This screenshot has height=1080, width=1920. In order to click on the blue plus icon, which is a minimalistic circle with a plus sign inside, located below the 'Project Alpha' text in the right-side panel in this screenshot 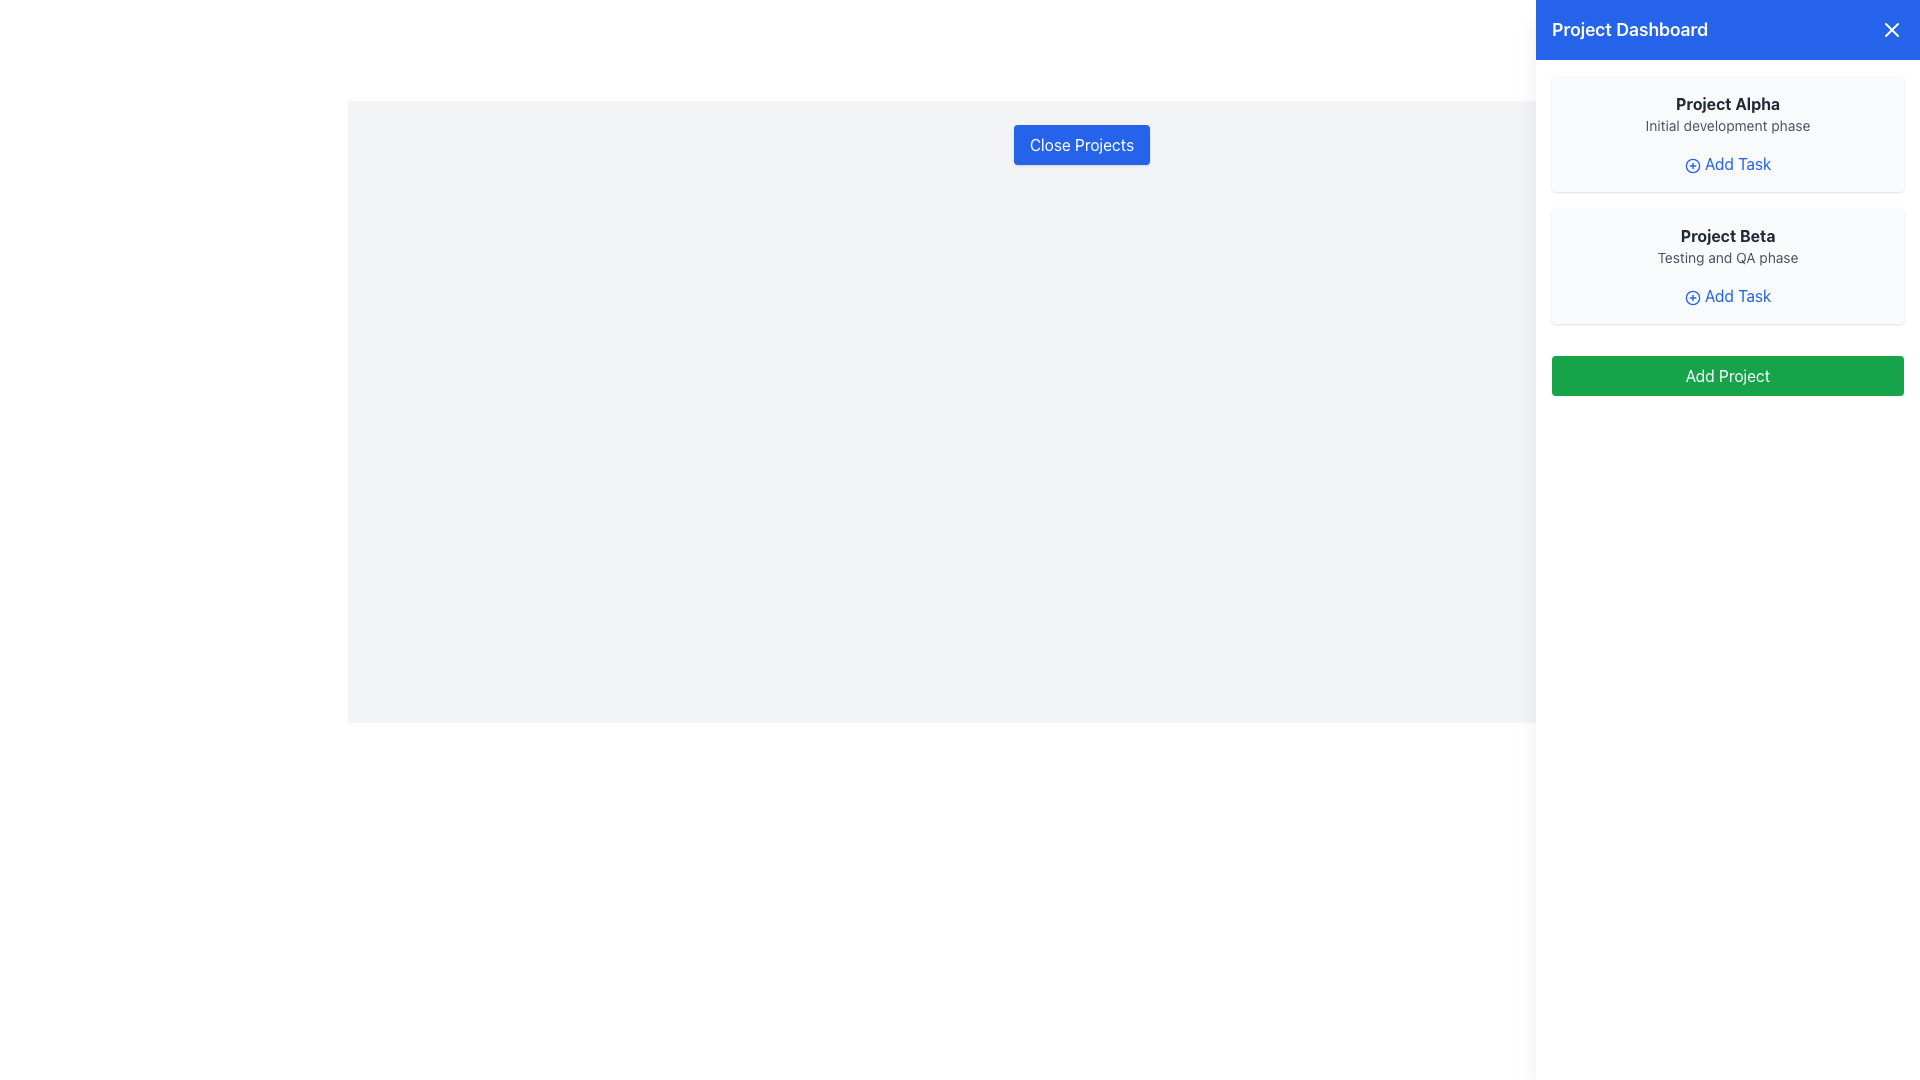, I will do `click(1691, 164)`.